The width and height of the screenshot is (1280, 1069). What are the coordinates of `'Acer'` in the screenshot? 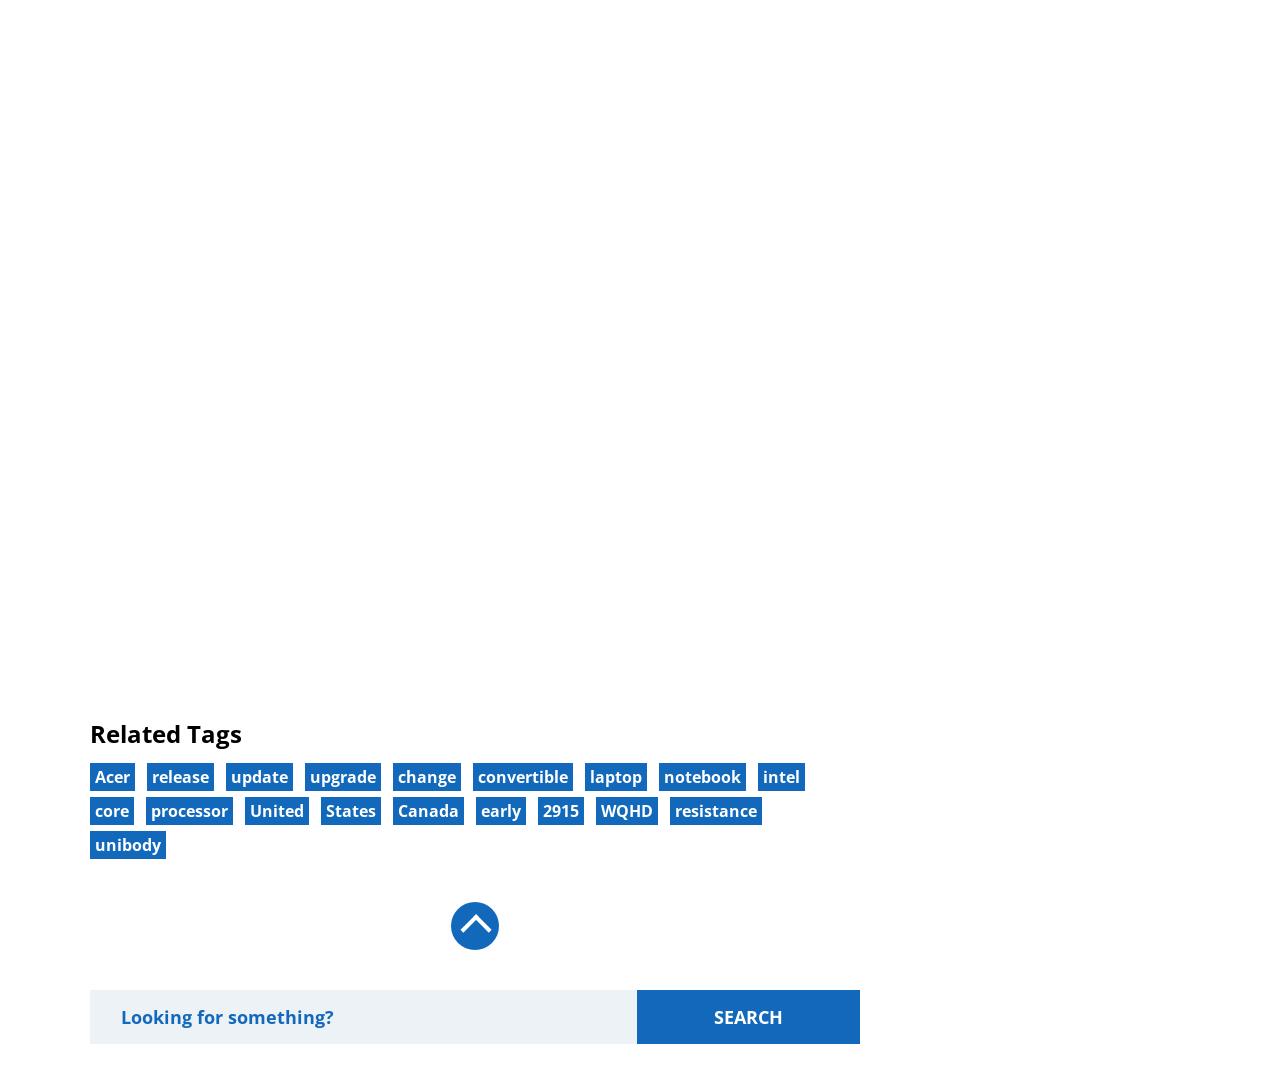 It's located at (111, 775).